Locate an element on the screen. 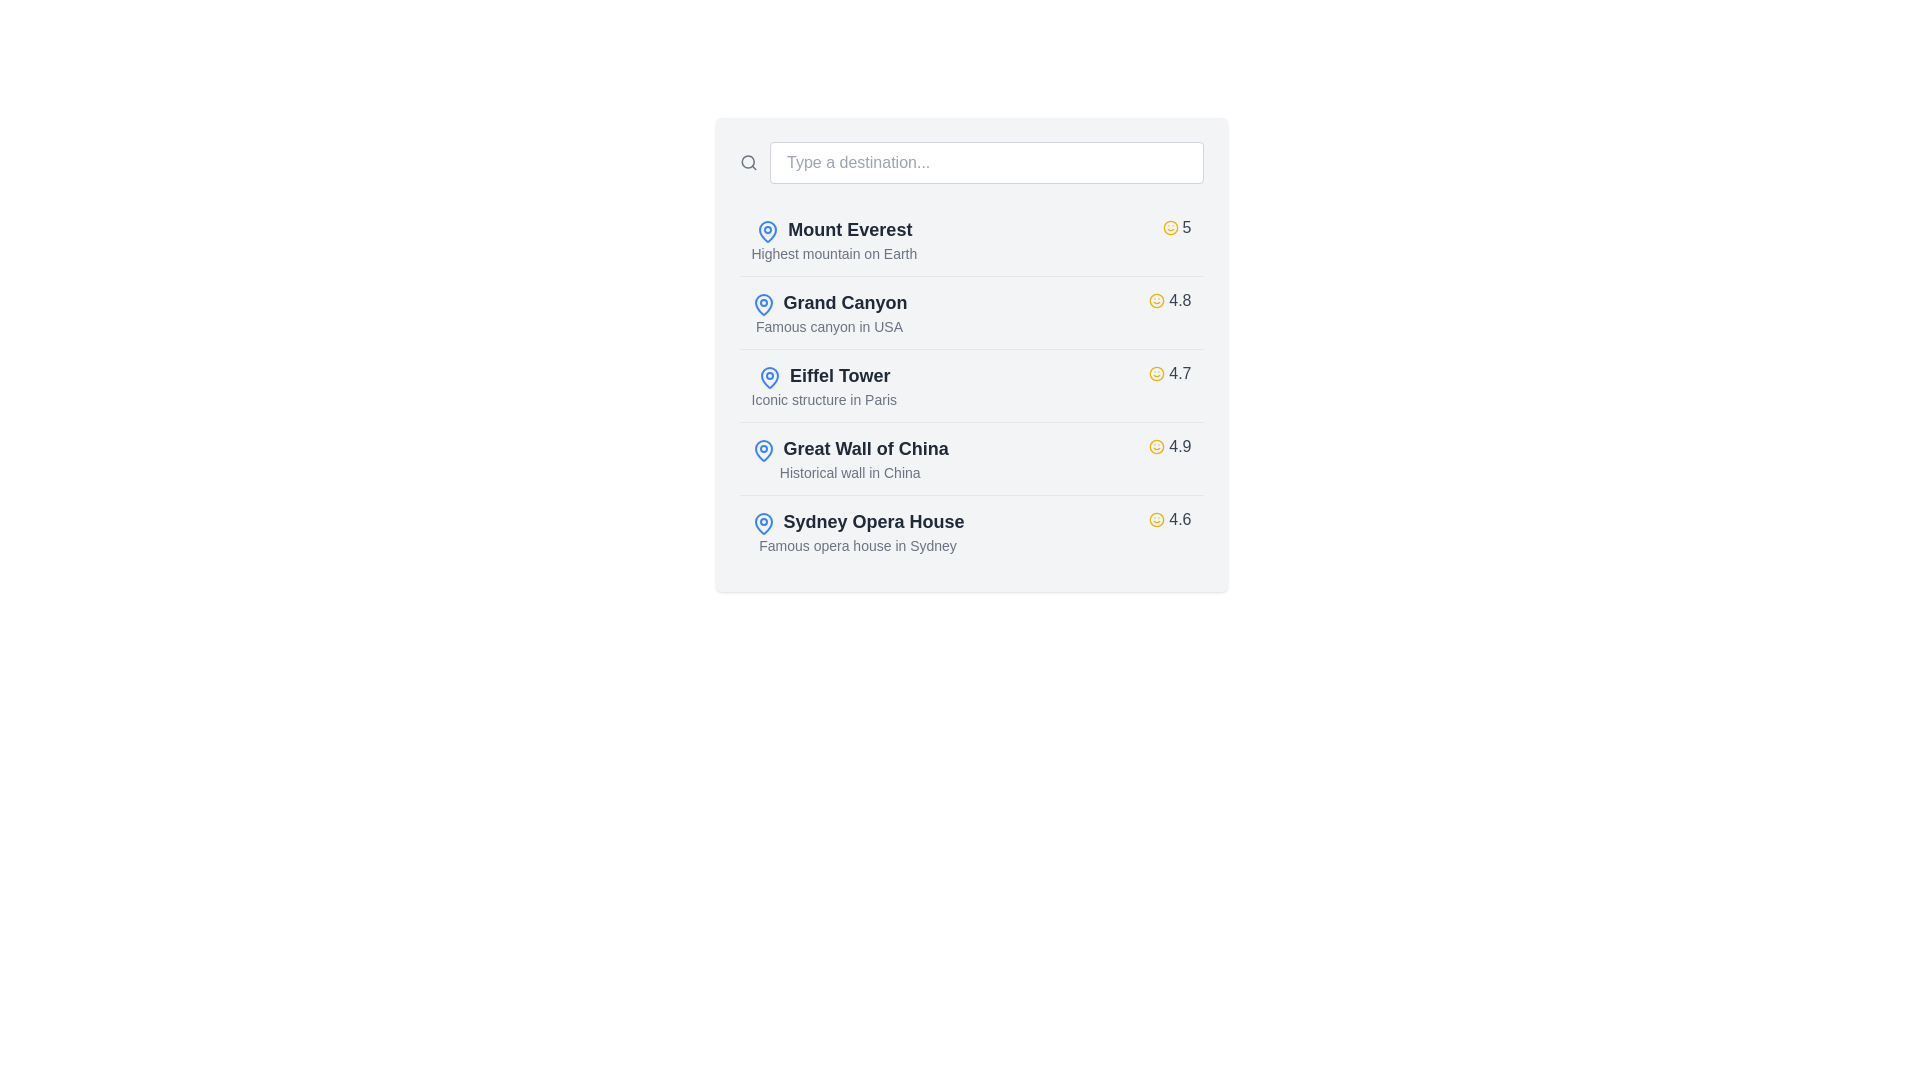 The image size is (1920, 1080). the second list item for the Grand Canyon in the destinations list is located at coordinates (829, 312).